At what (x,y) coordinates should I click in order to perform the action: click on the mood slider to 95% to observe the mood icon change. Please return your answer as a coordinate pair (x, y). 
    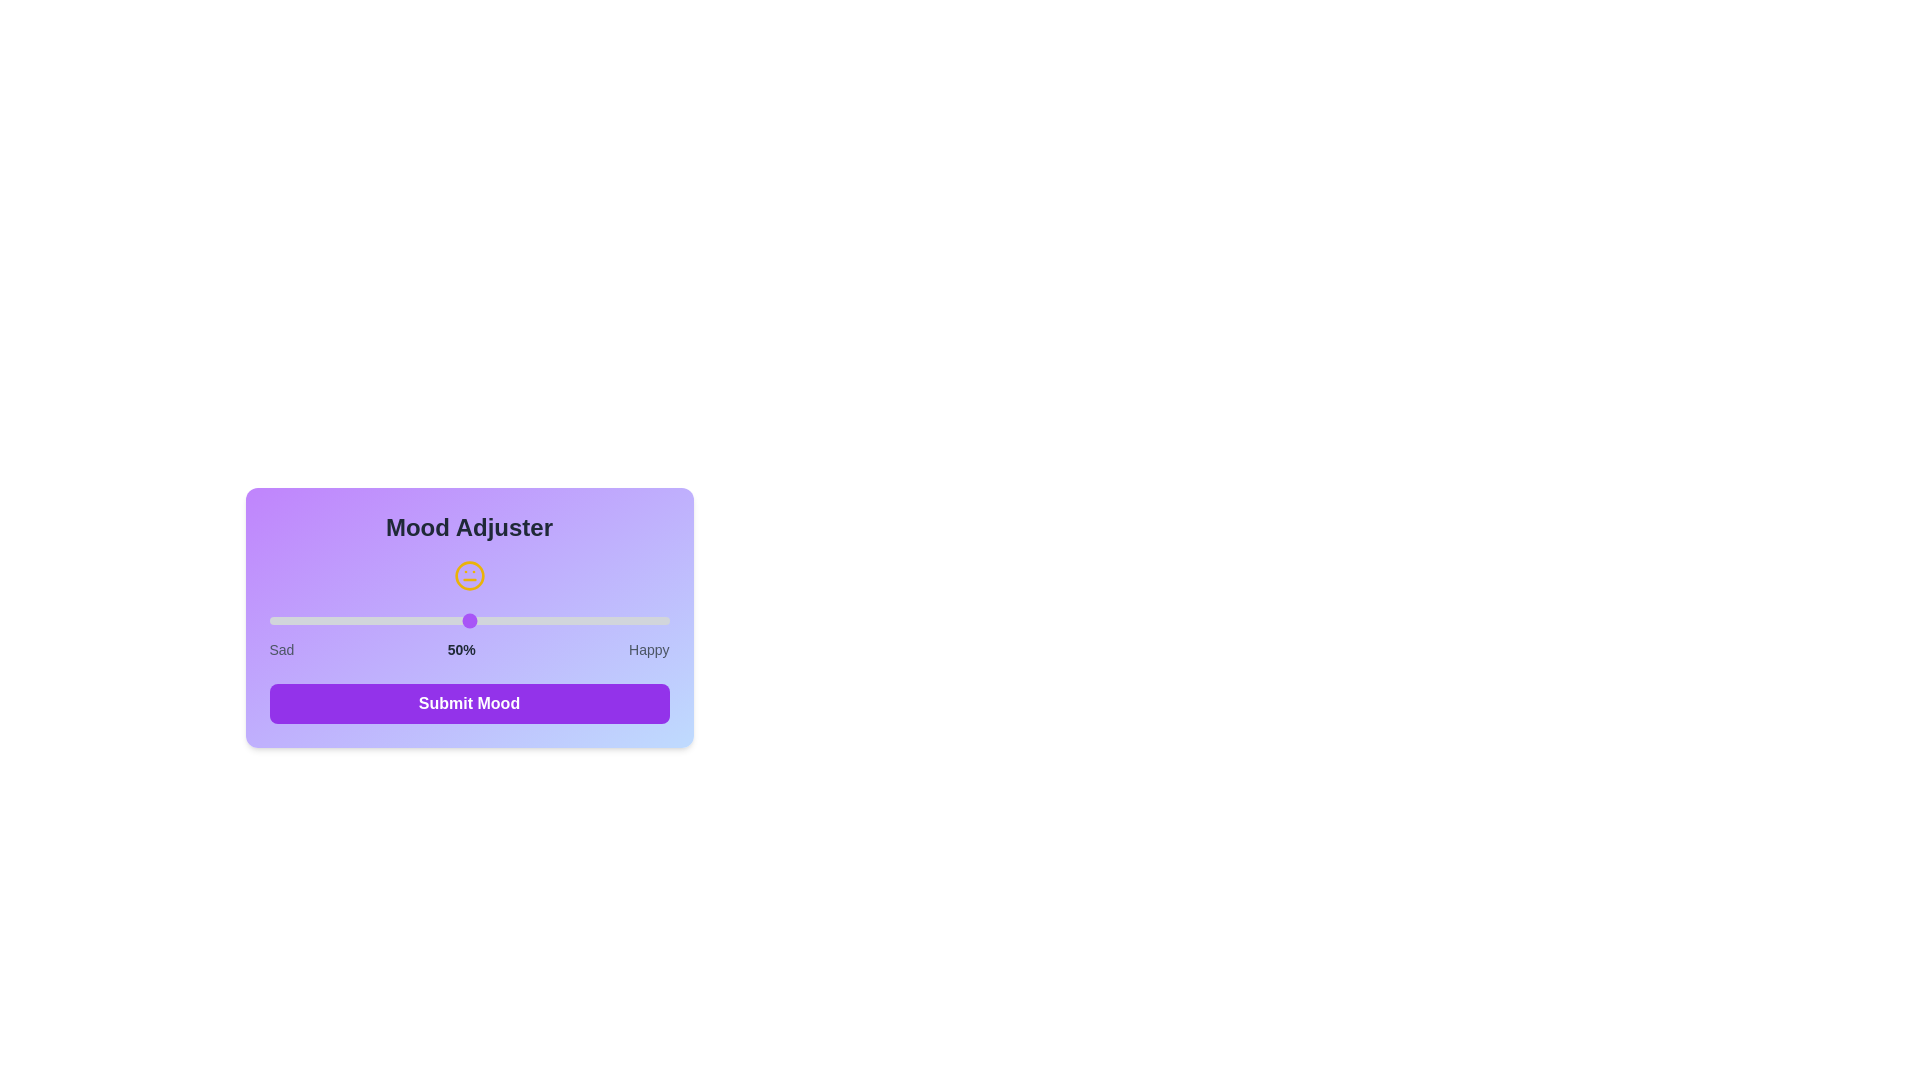
    Looking at the image, I should click on (649, 620).